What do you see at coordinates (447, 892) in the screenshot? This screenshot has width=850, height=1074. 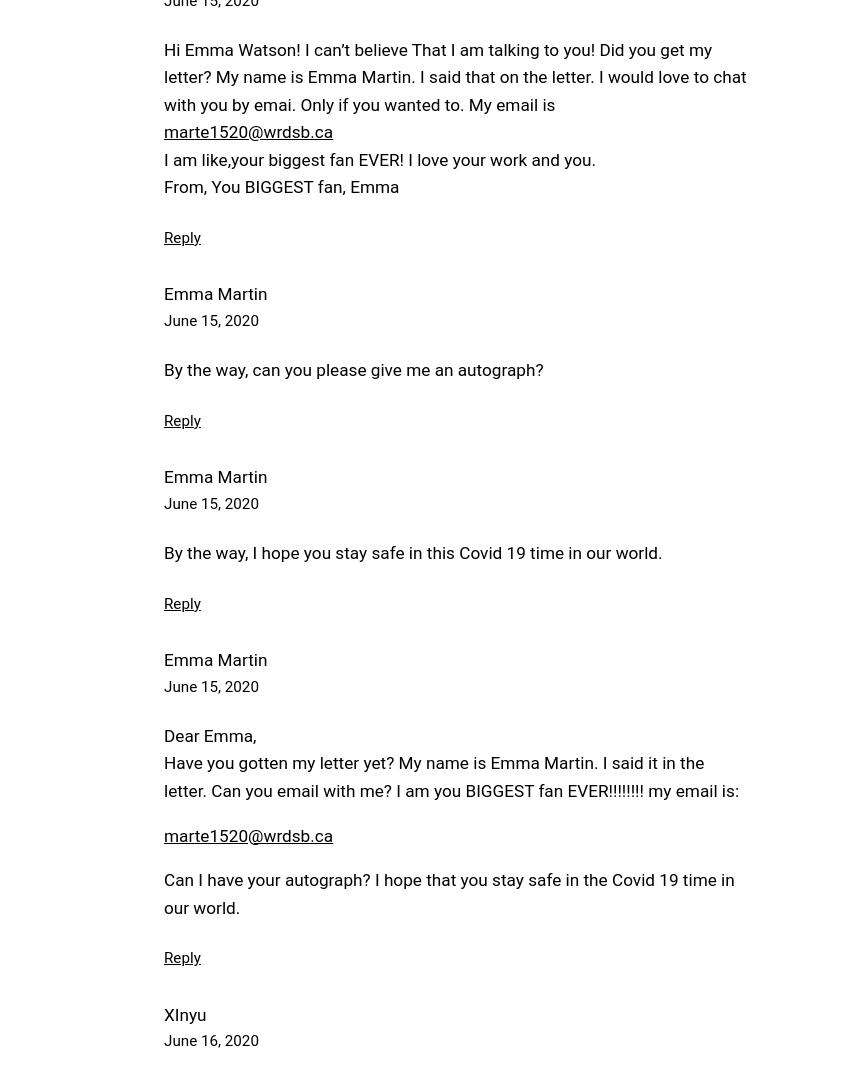 I see `'Can I have your autograph? I hope that you stay safe in the Covid 19 time in our world.'` at bounding box center [447, 892].